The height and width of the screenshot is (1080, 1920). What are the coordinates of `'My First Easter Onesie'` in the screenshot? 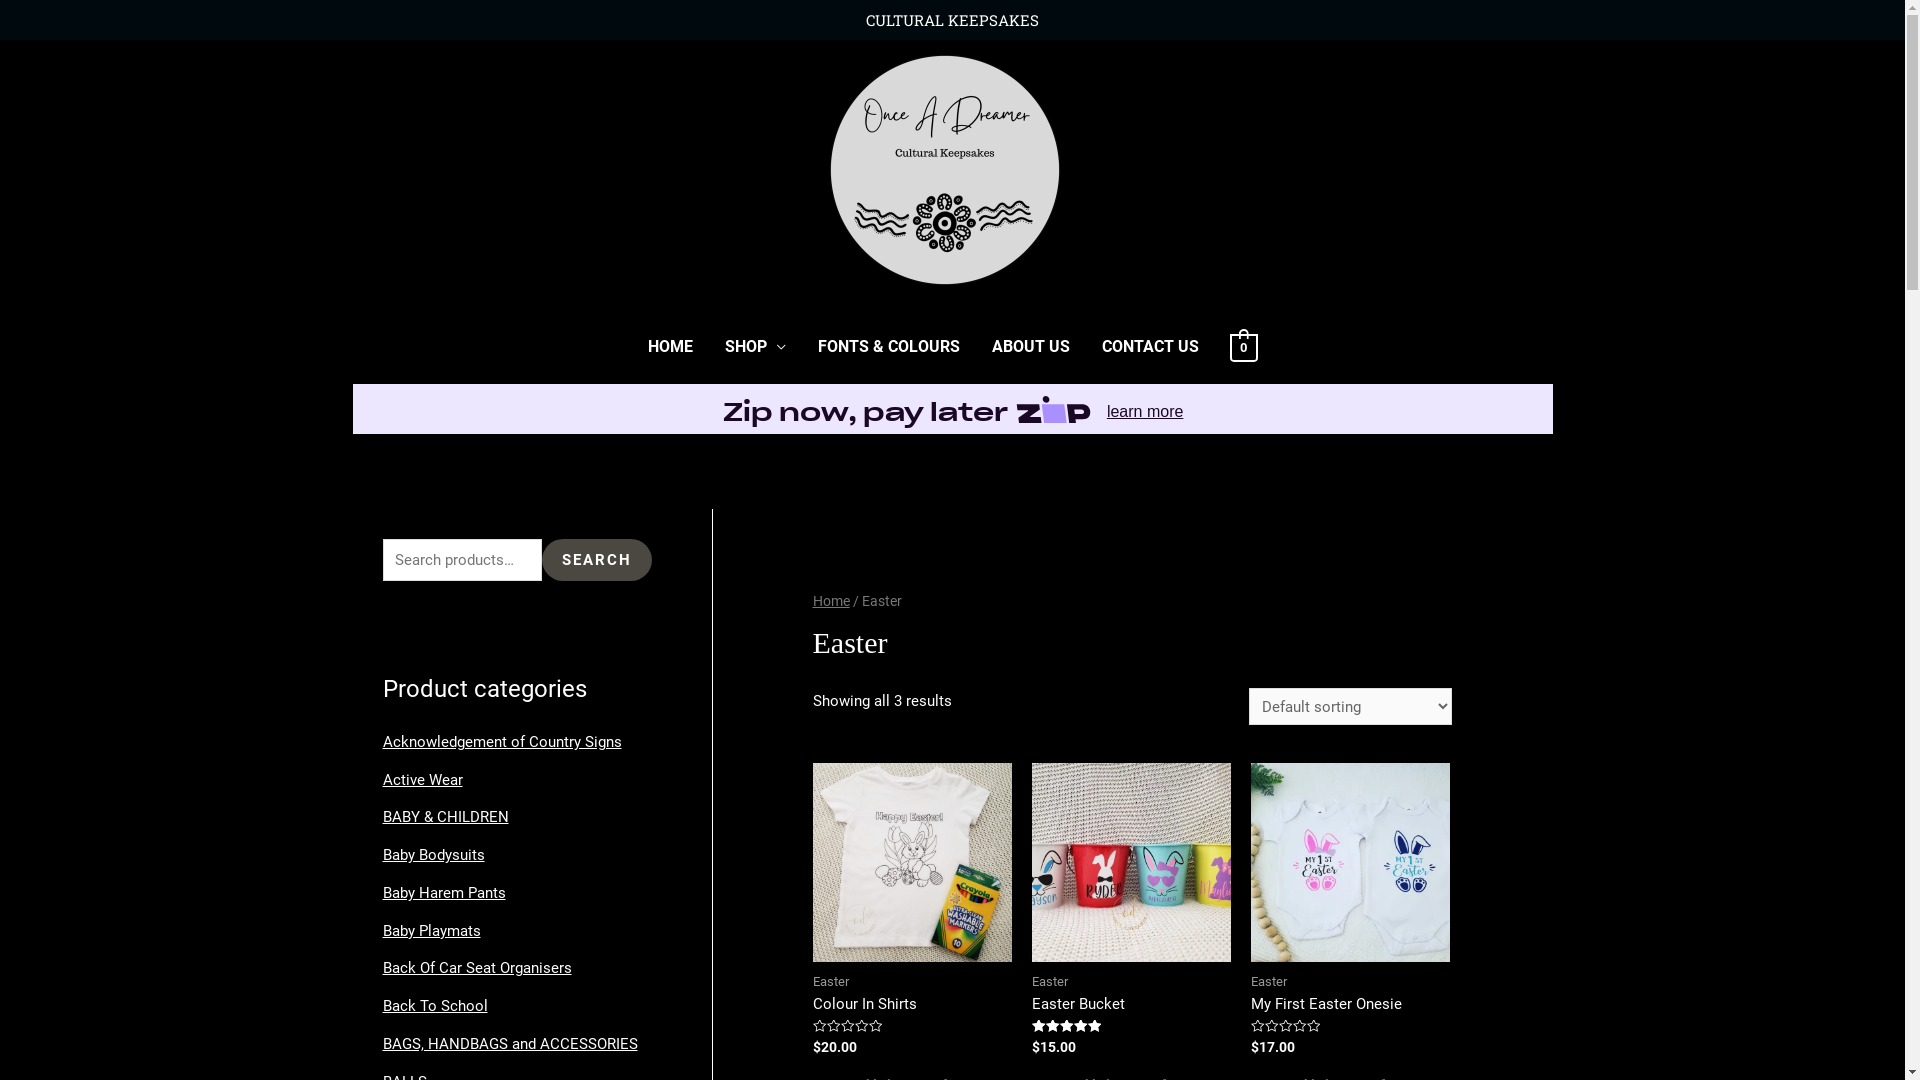 It's located at (1250, 1004).